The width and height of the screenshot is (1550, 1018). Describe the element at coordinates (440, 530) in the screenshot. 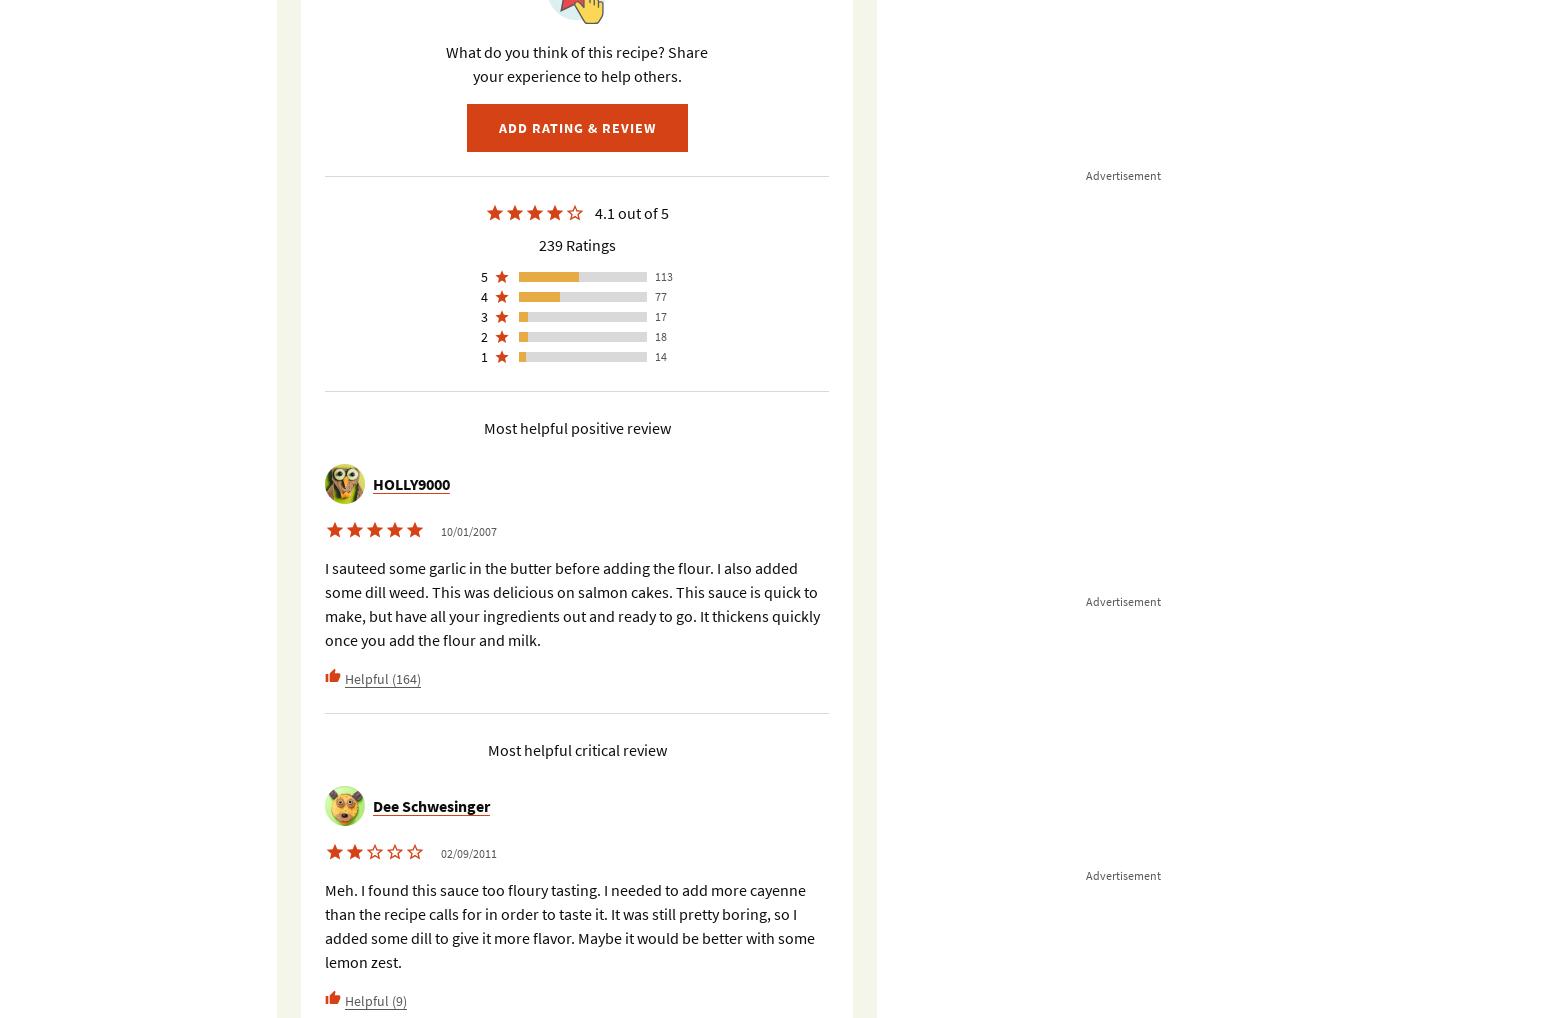

I see `'10/01/2007'` at that location.